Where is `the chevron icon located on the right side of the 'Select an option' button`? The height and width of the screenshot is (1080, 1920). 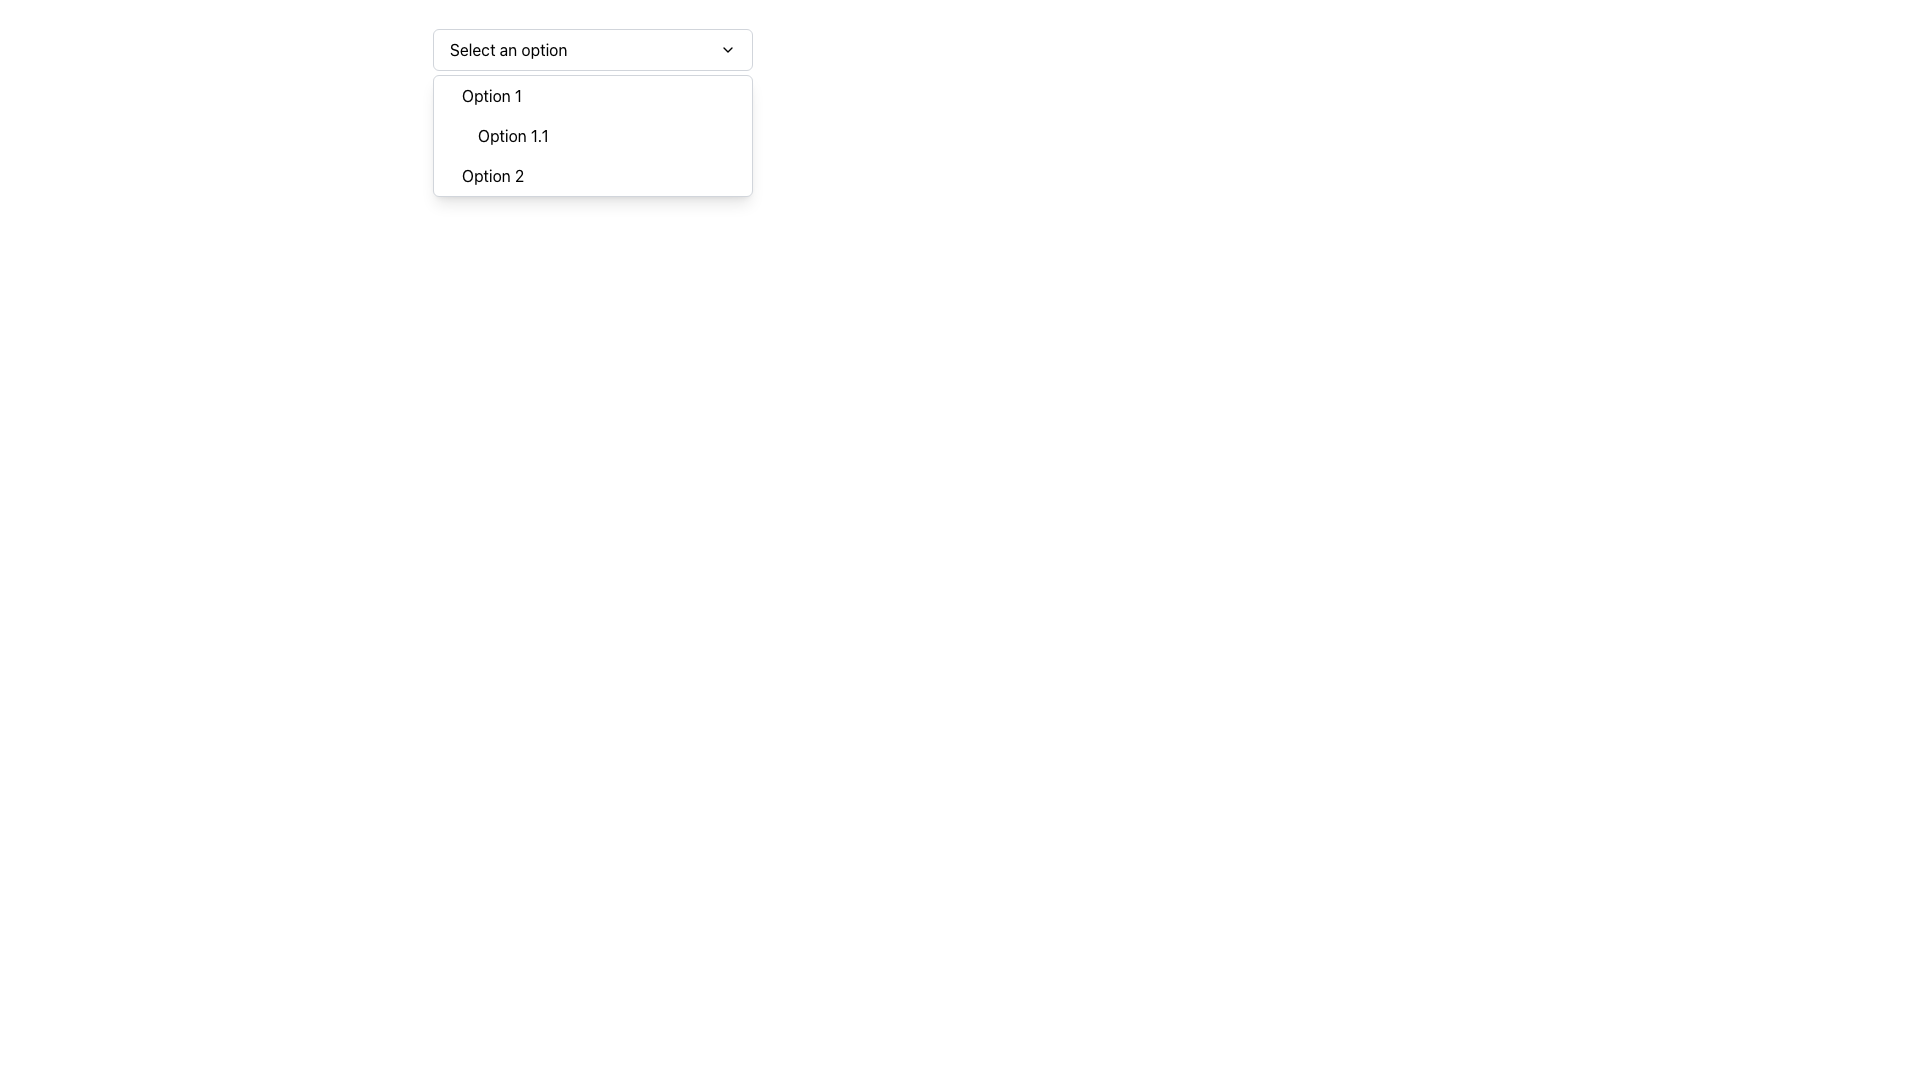 the chevron icon located on the right side of the 'Select an option' button is located at coordinates (727, 49).